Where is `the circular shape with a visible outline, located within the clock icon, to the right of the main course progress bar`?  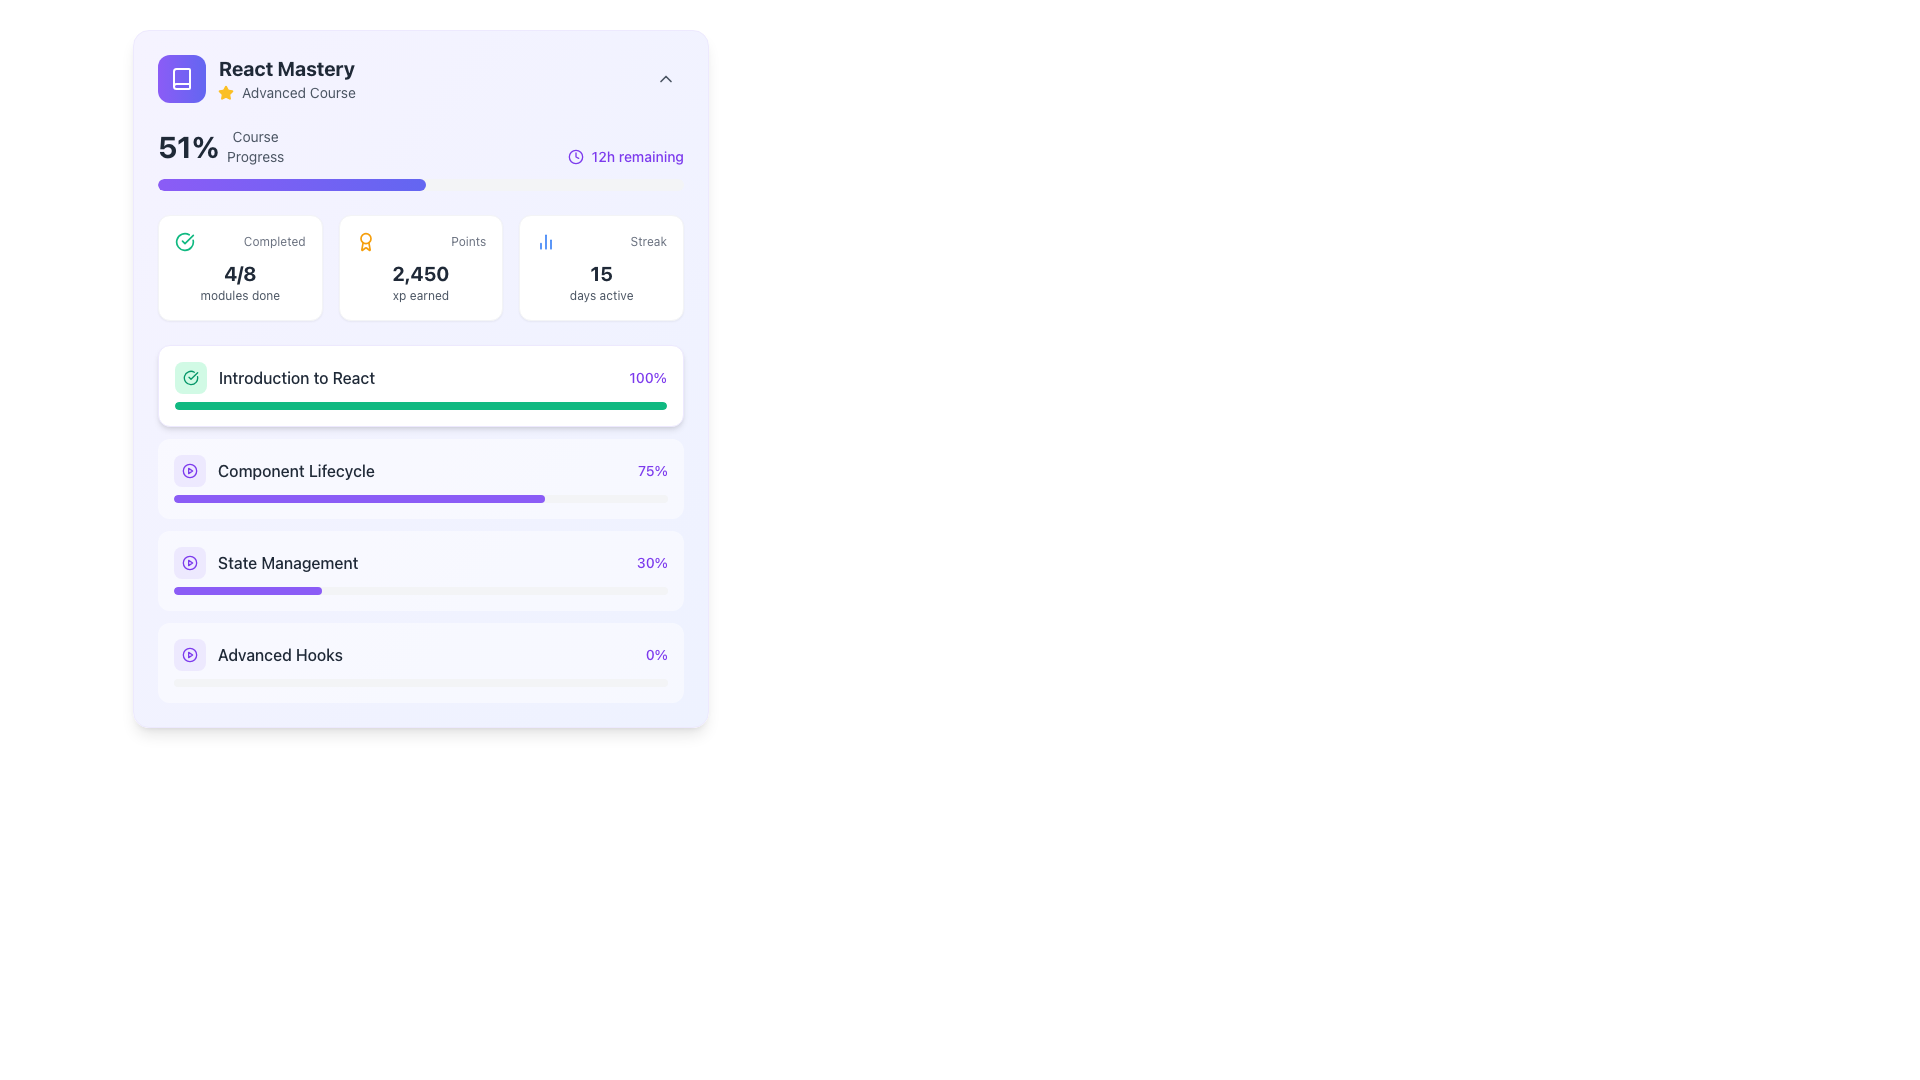 the circular shape with a visible outline, located within the clock icon, to the right of the main course progress bar is located at coordinates (574, 156).